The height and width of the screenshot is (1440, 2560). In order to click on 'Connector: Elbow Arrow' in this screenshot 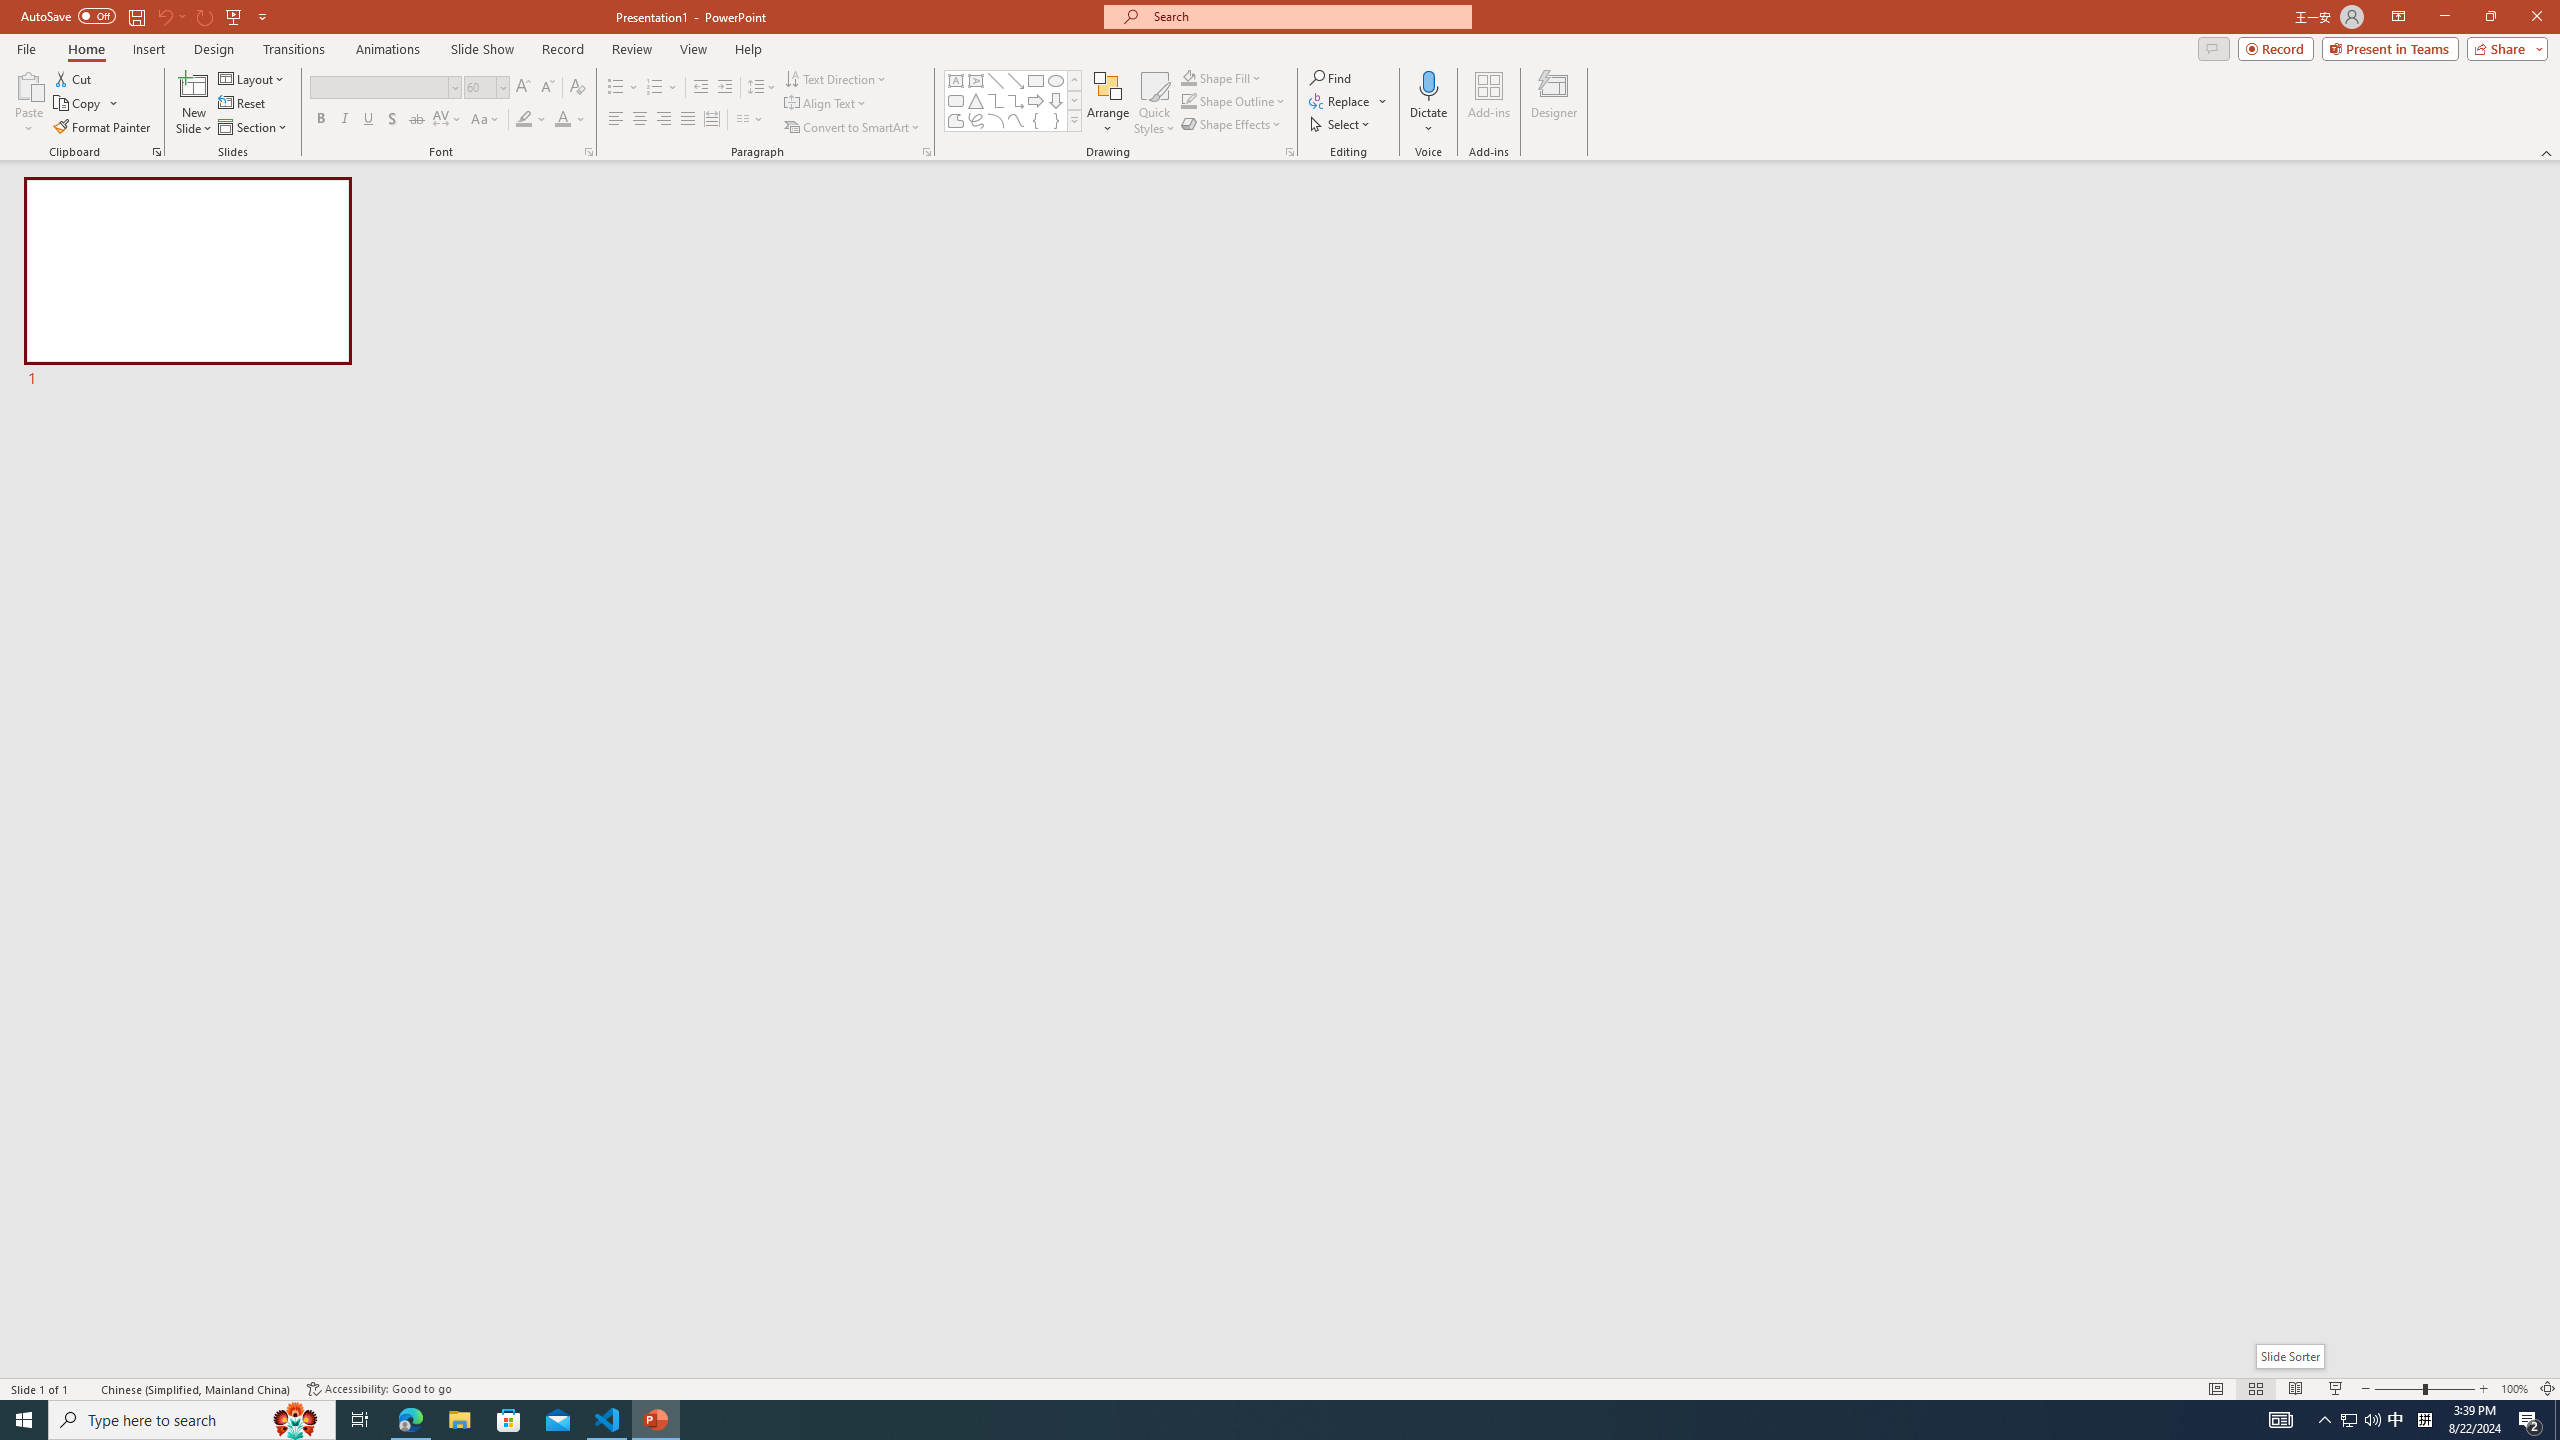, I will do `click(1015, 99)`.